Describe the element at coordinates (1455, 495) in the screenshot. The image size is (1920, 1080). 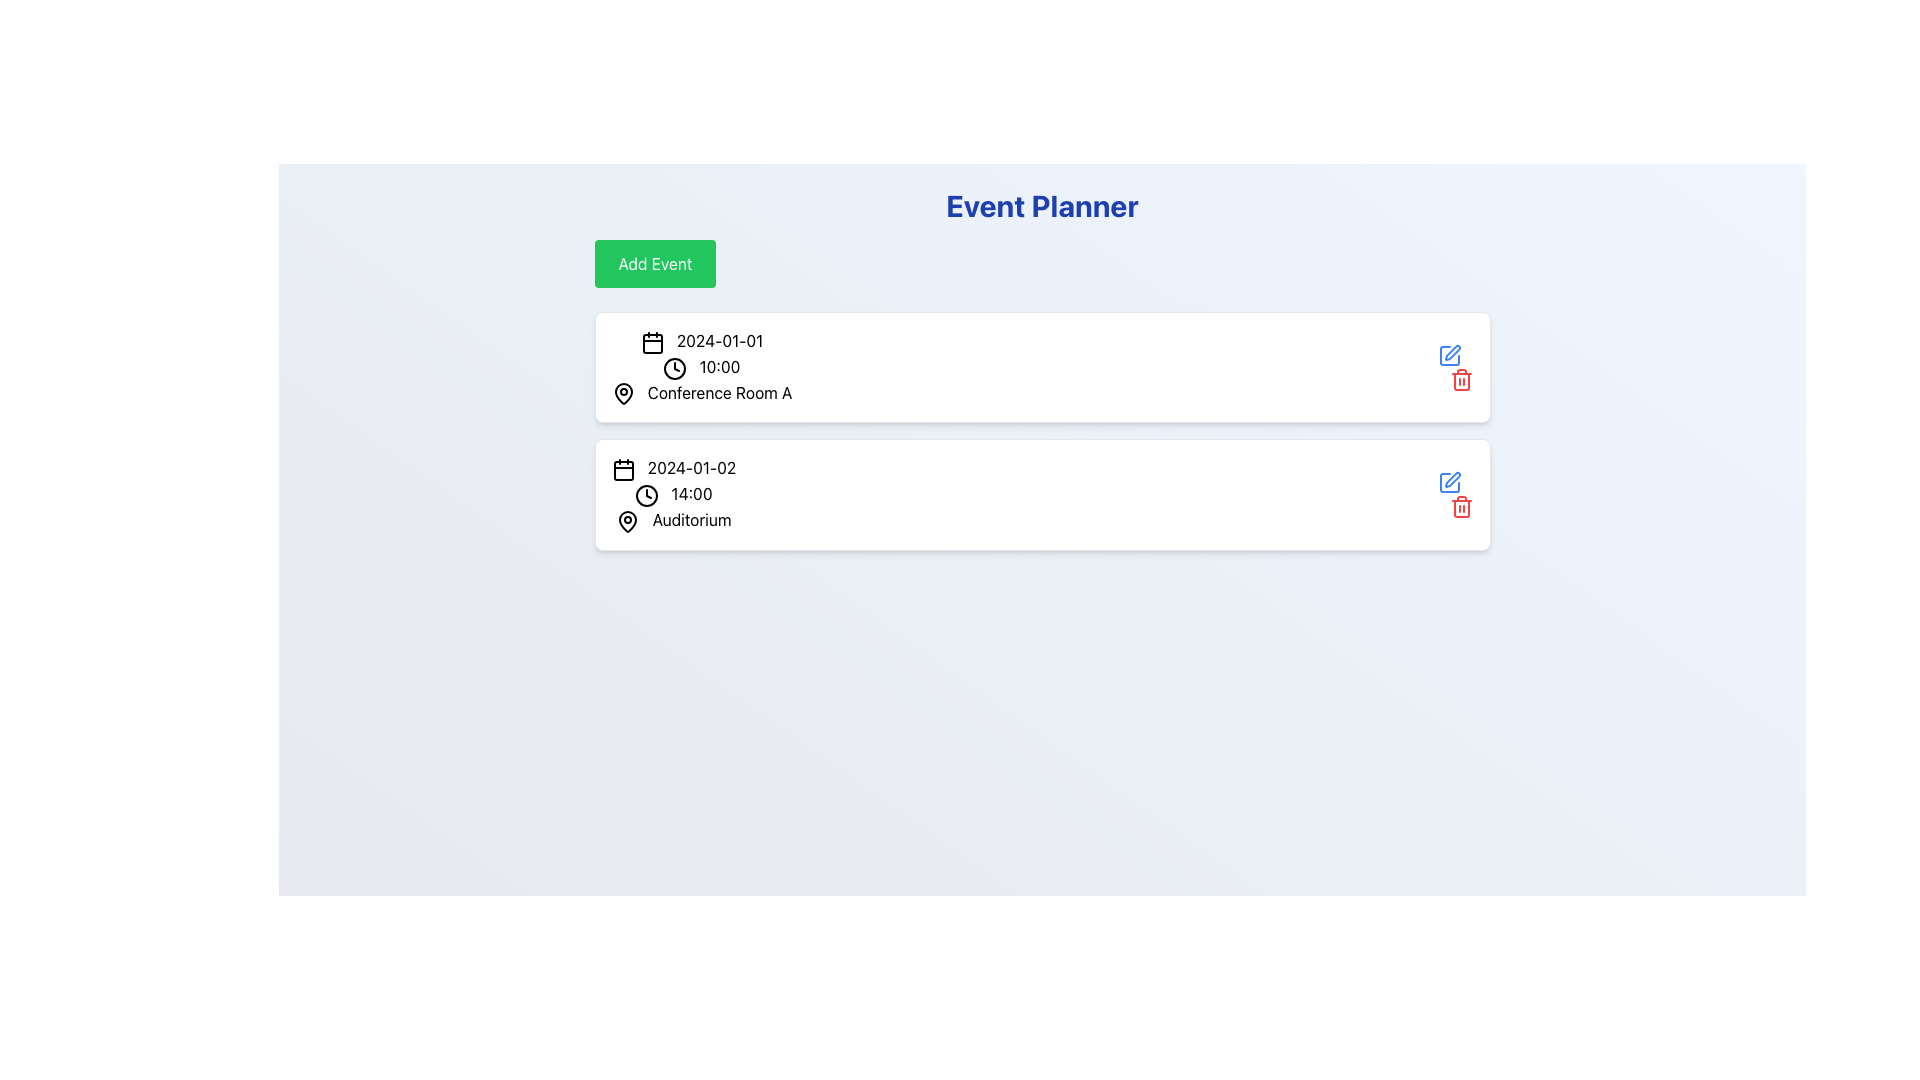
I see `the red trash can icon button located to the far right of the event's information section` at that location.